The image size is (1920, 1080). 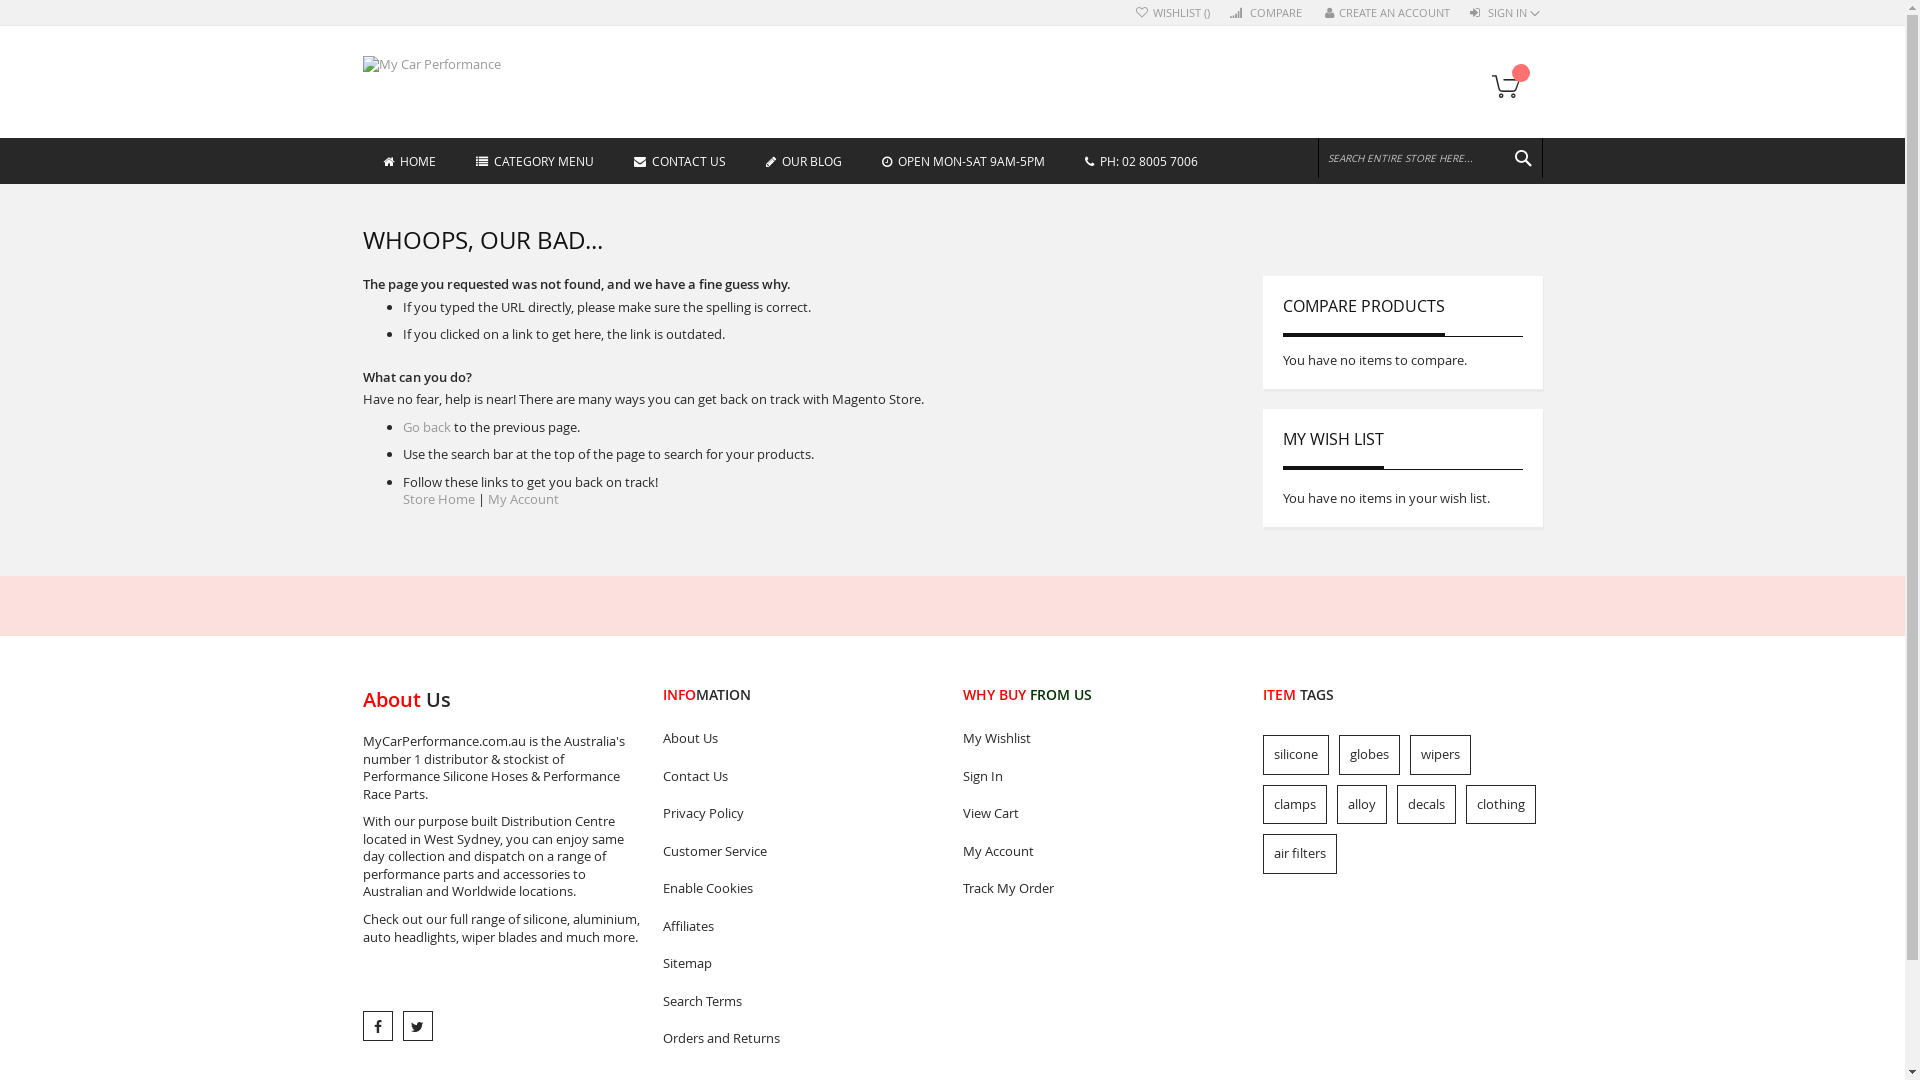 I want to click on 'My Cart', so click(x=1483, y=86).